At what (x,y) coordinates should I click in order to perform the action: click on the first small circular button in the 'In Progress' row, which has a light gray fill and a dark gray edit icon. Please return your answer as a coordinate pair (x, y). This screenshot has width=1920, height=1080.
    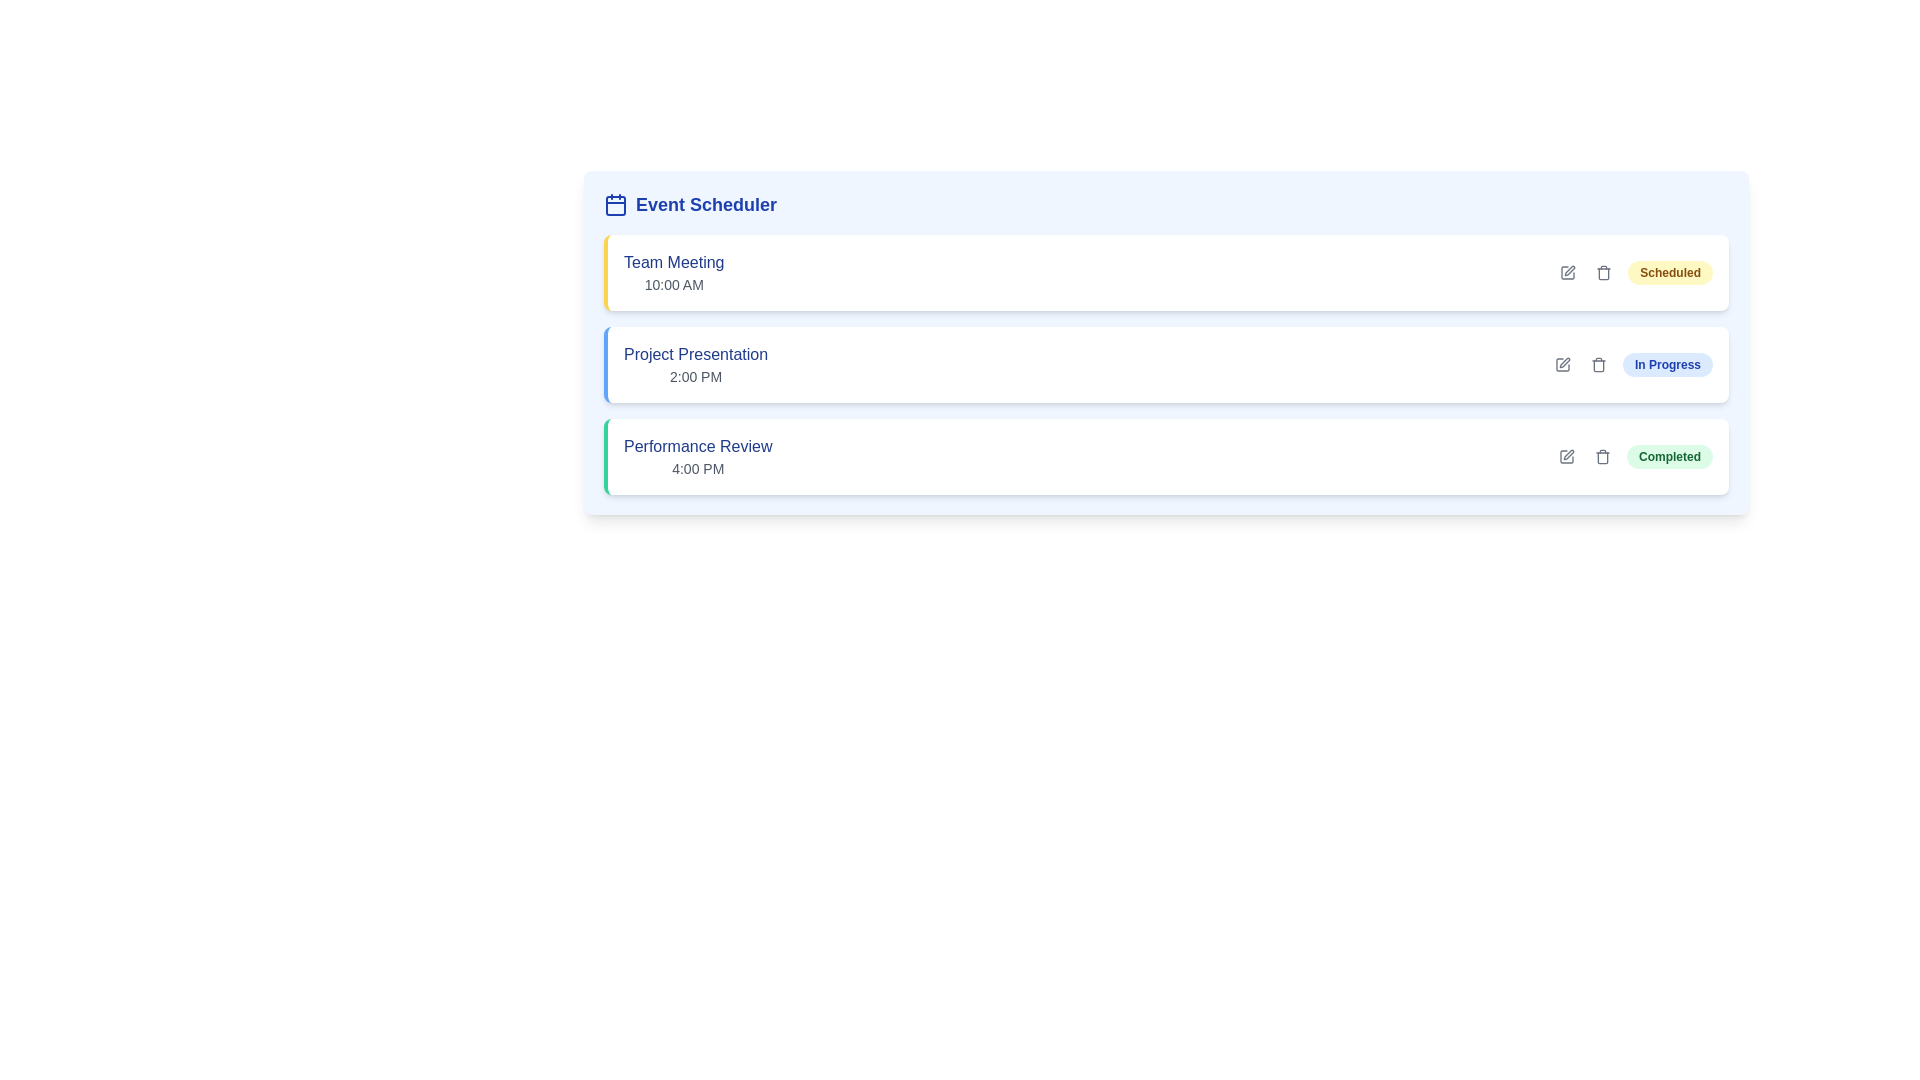
    Looking at the image, I should click on (1561, 365).